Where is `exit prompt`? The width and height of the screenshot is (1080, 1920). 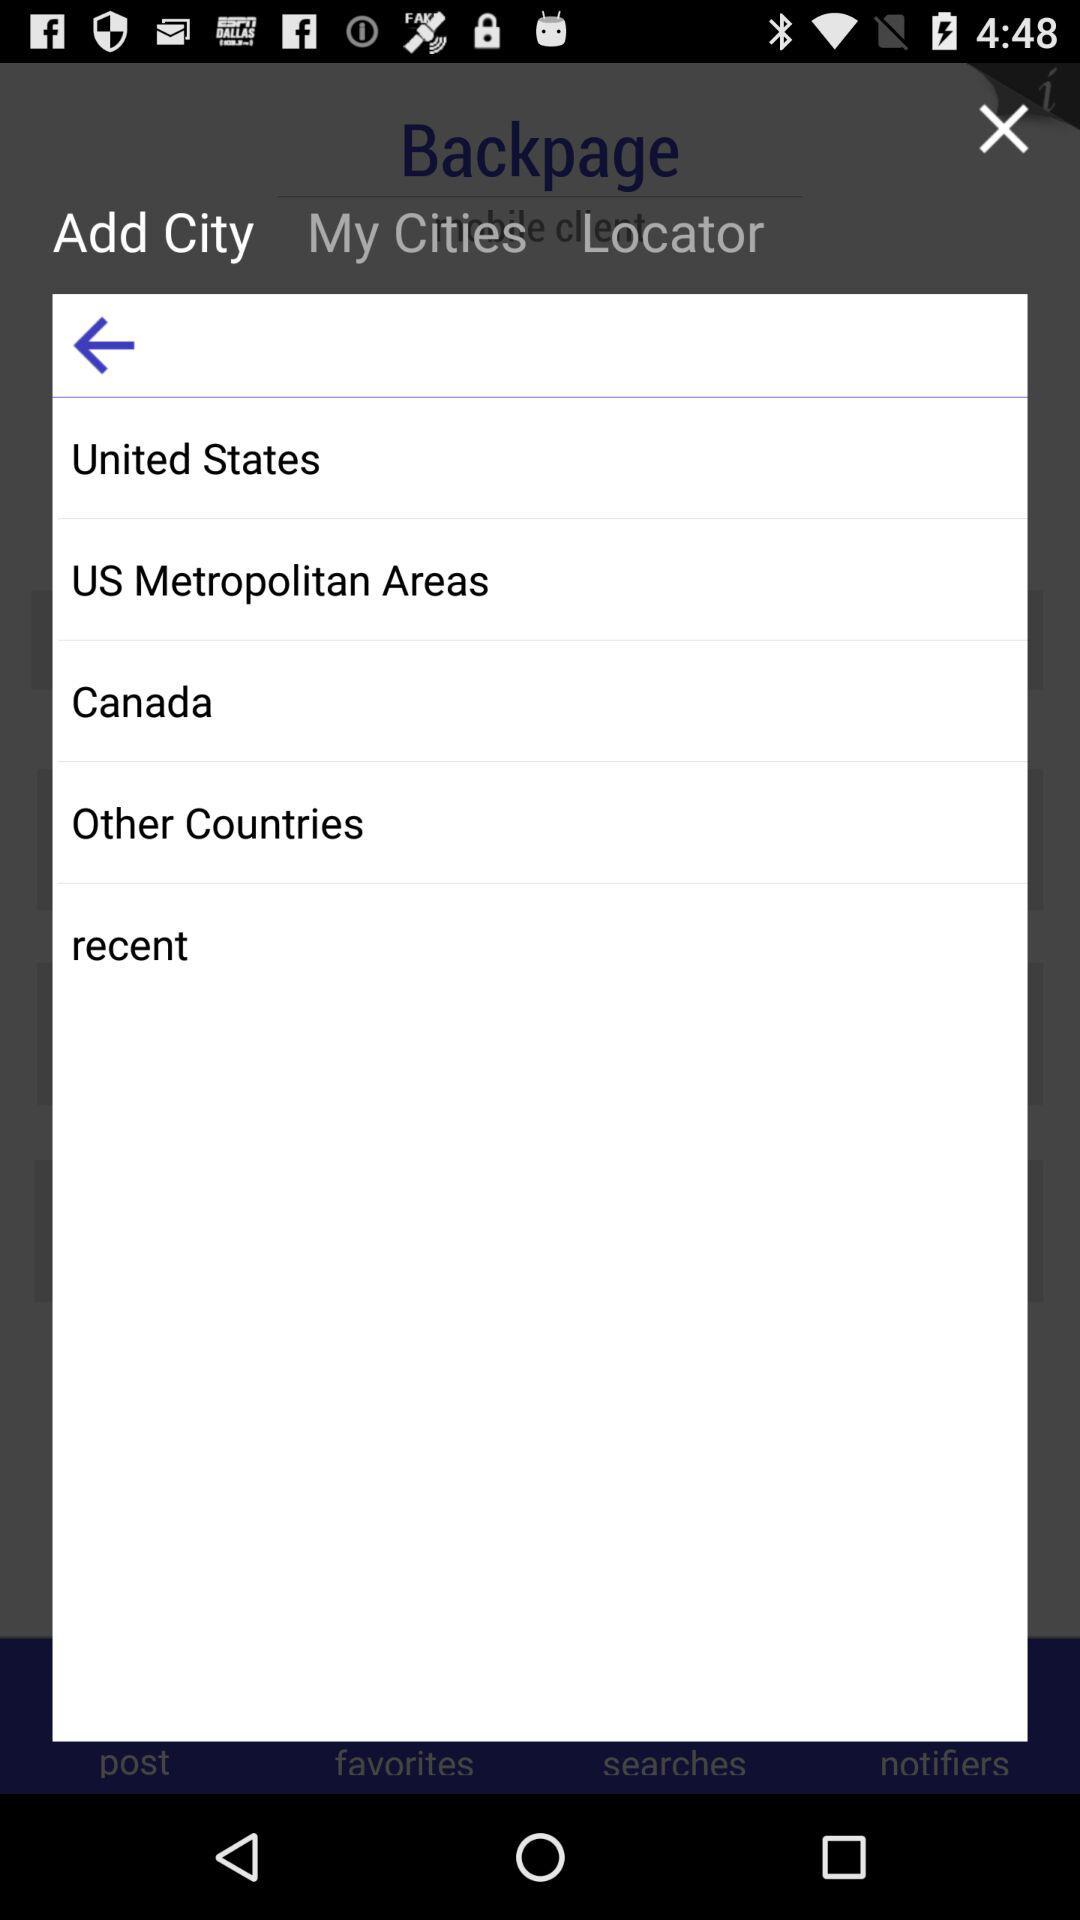 exit prompt is located at coordinates (1003, 127).